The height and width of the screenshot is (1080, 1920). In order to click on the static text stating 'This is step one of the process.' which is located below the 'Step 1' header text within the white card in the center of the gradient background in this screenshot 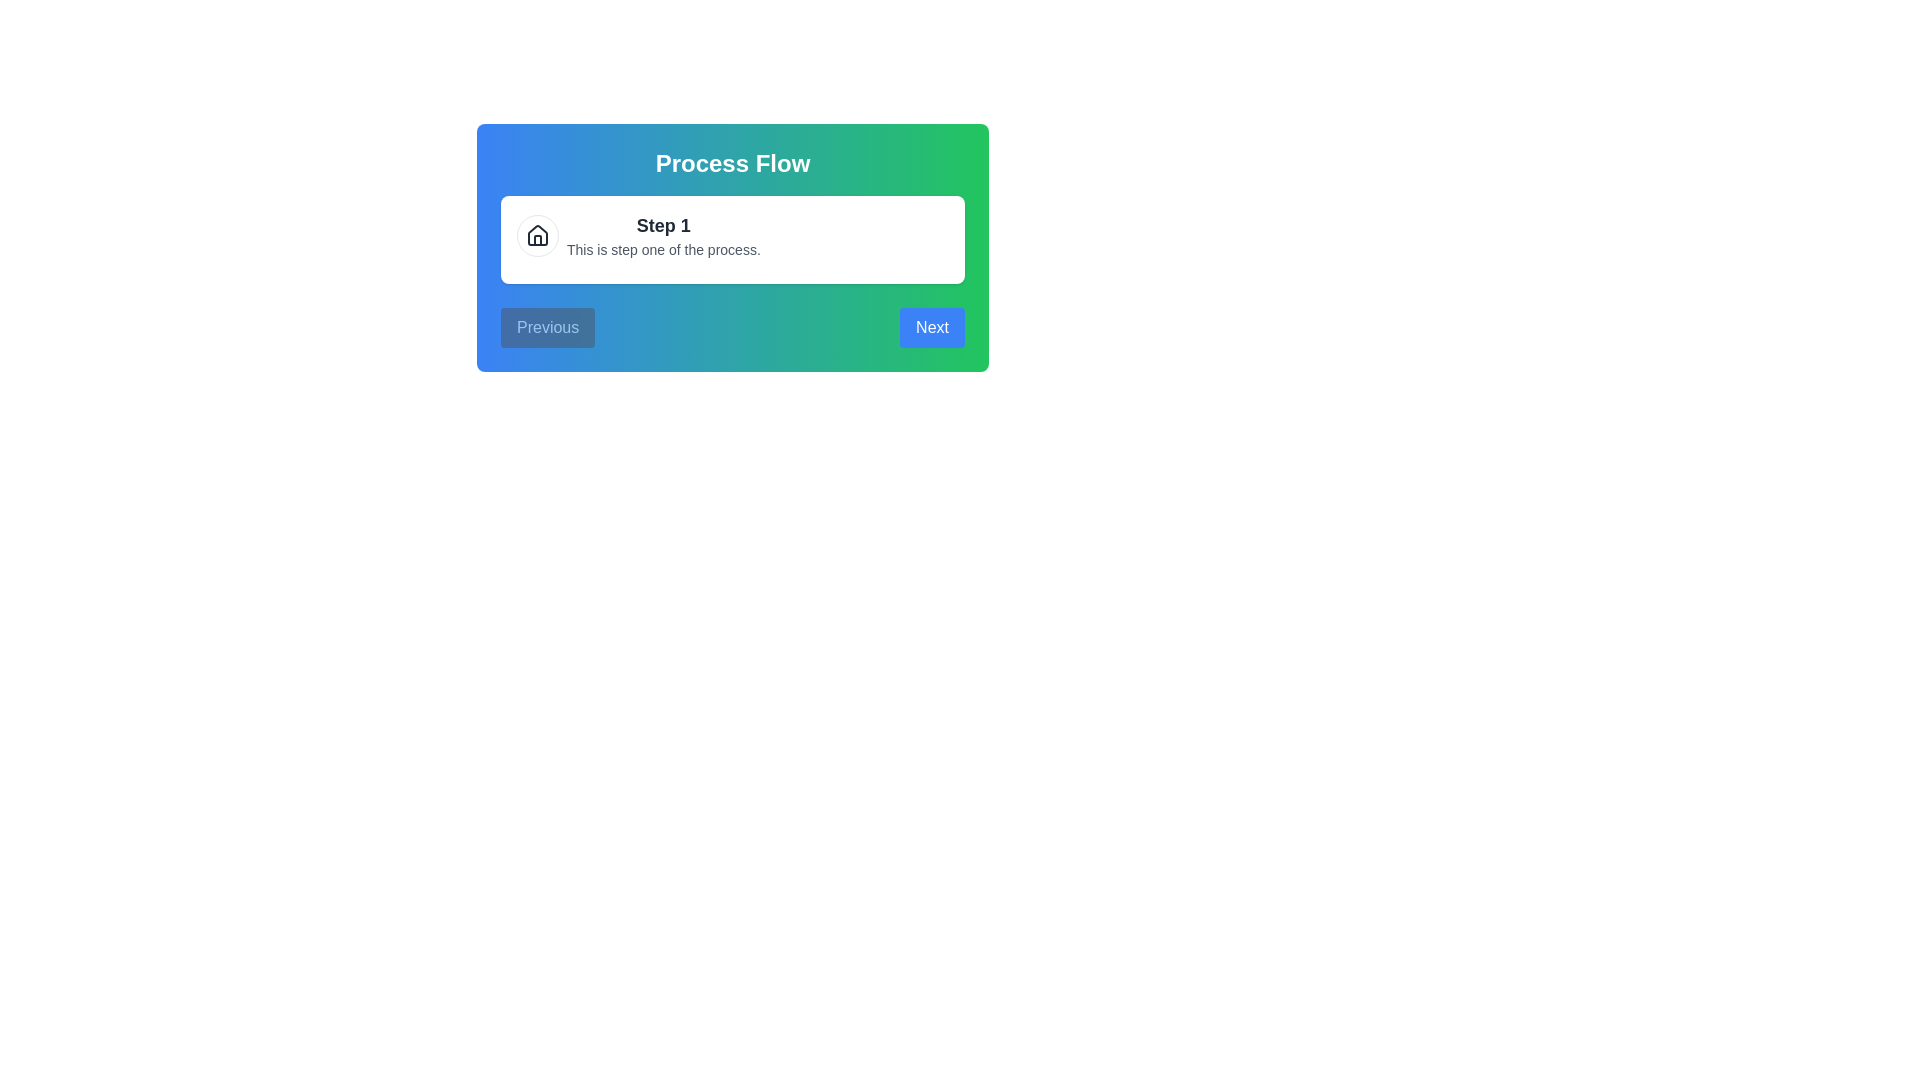, I will do `click(663, 249)`.